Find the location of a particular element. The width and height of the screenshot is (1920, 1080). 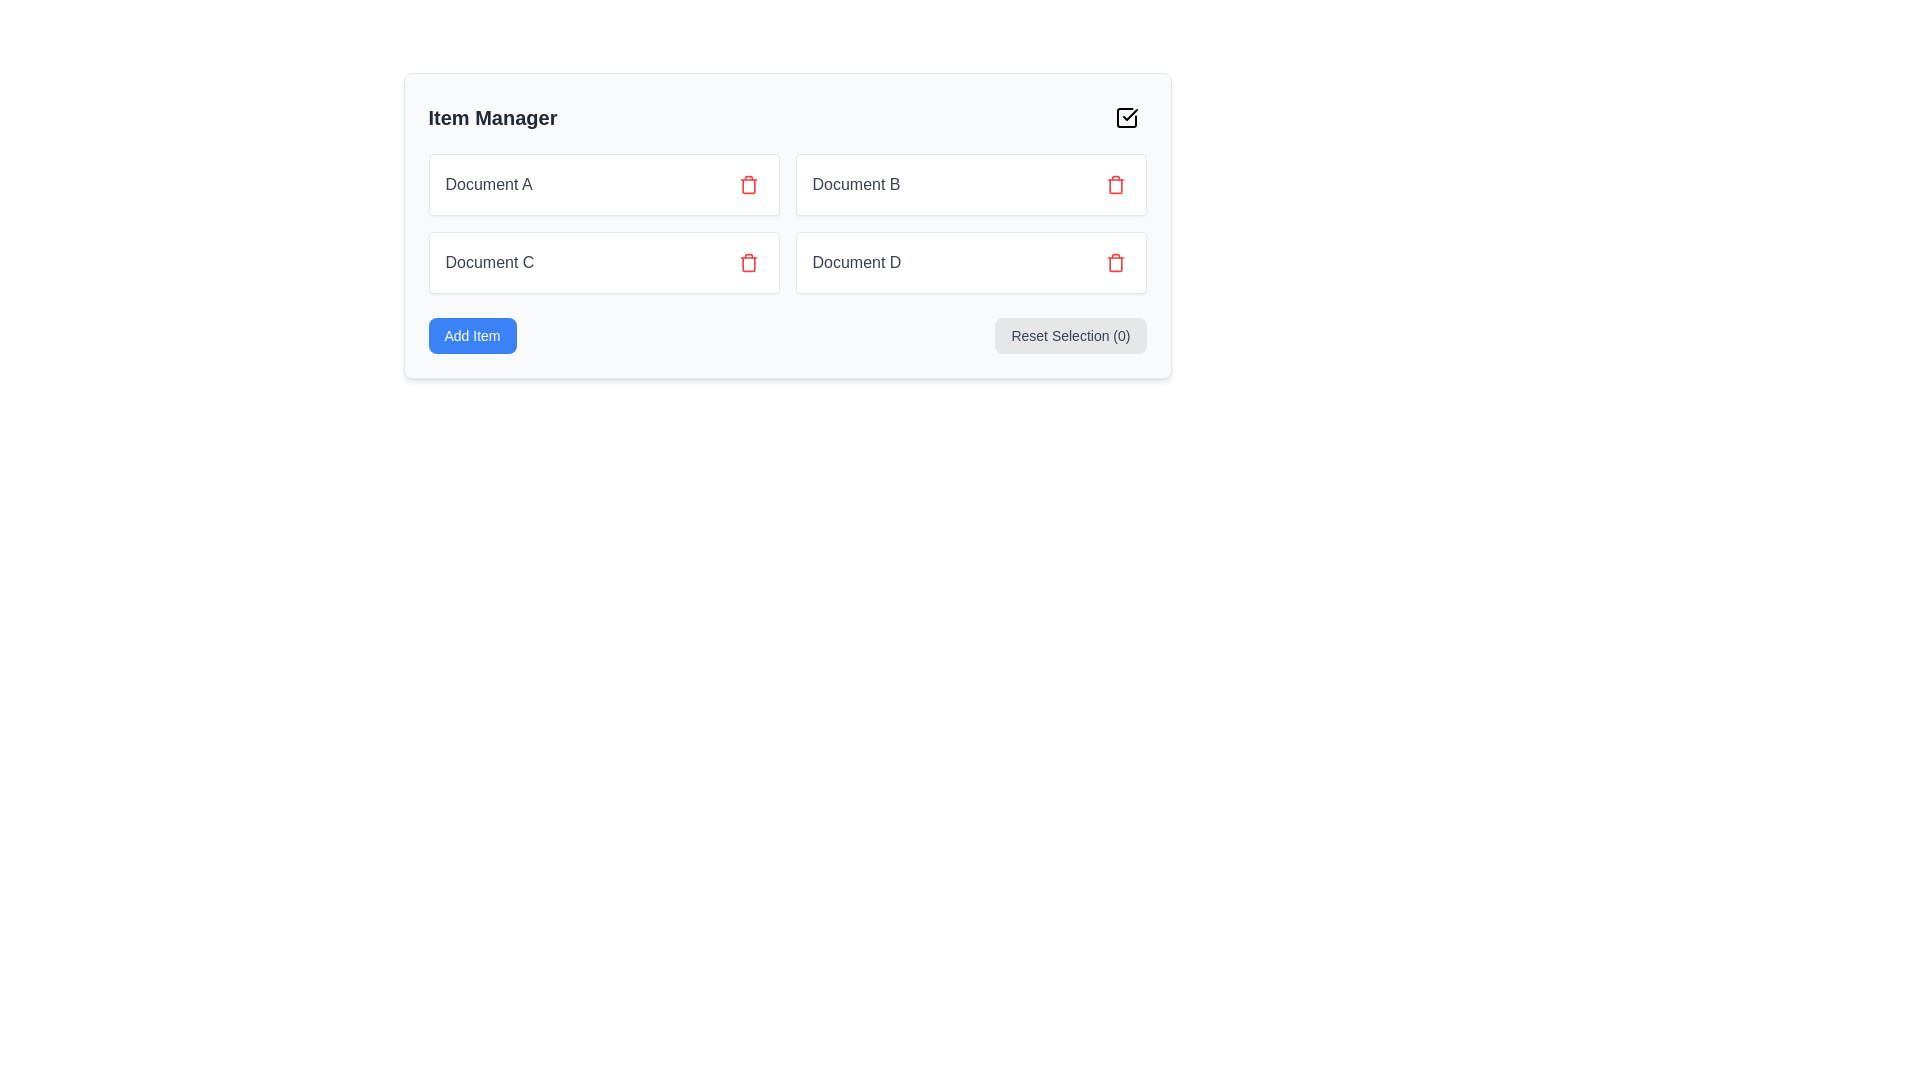

the deletion button located at the far right of the row containing 'Document C', which is the second row in the document list is located at coordinates (747, 261).